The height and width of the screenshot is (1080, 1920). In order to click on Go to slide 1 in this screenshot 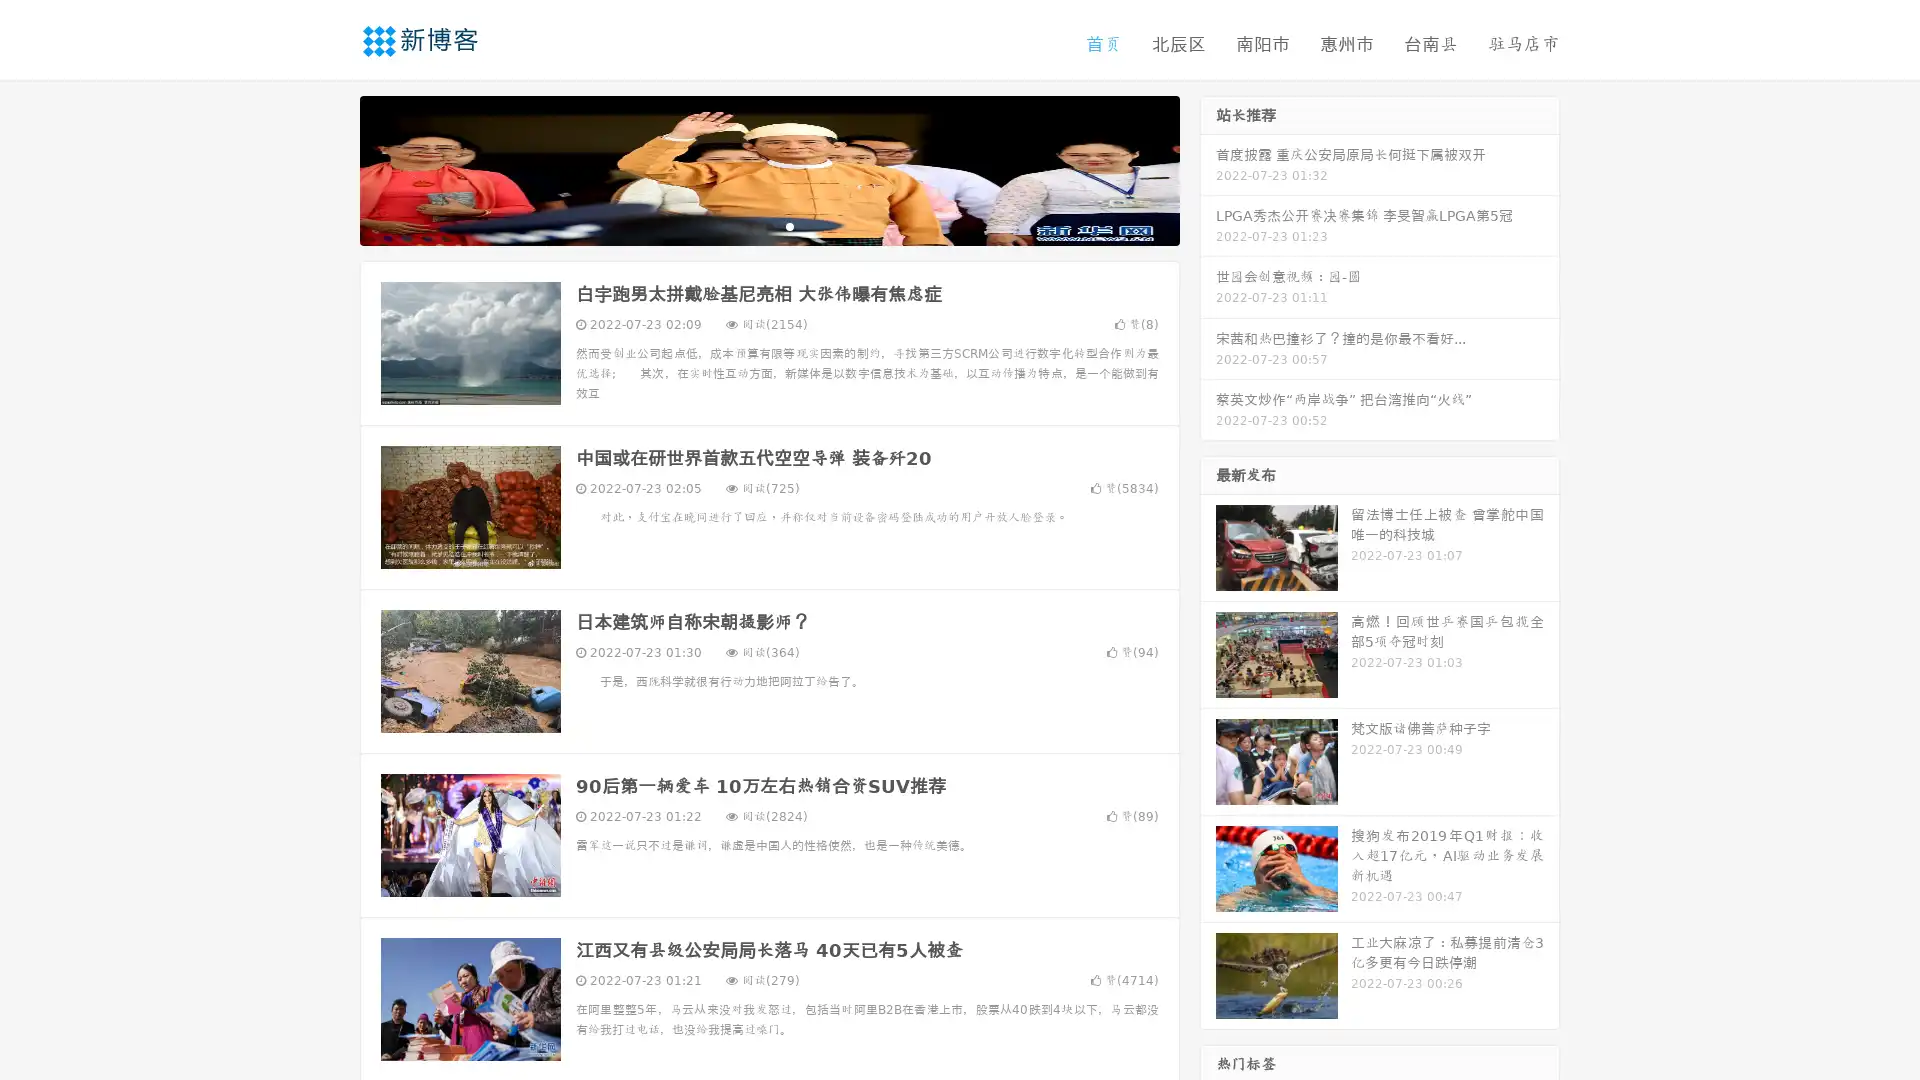, I will do `click(748, 225)`.